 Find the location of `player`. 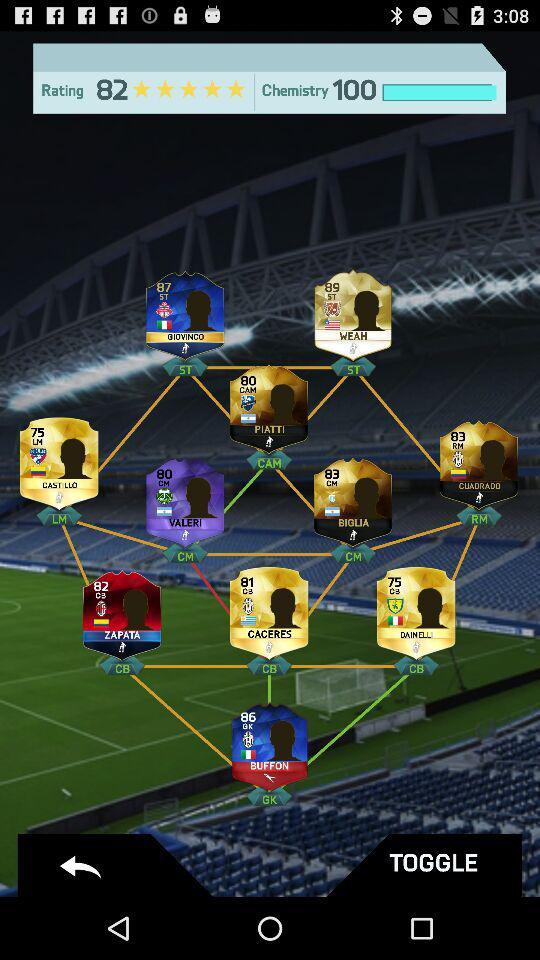

player is located at coordinates (122, 608).